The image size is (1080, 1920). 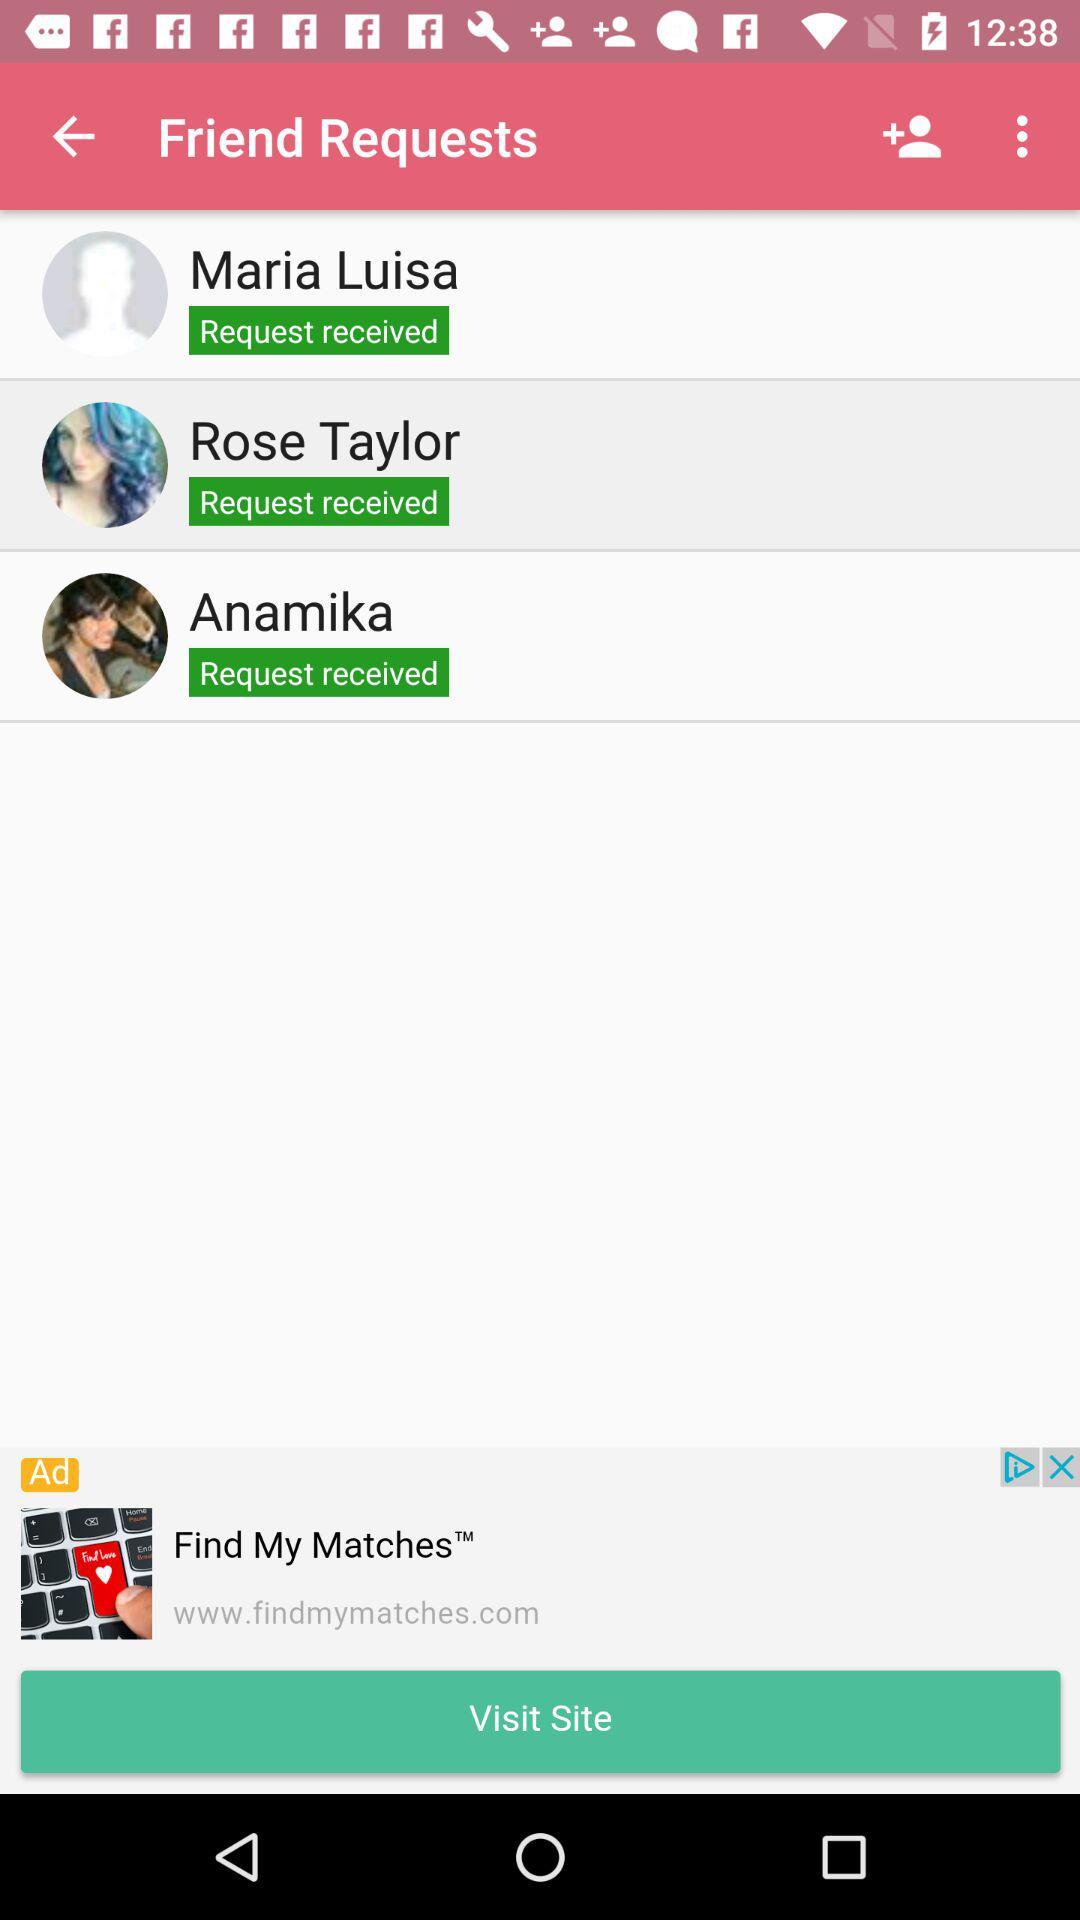 What do you see at coordinates (104, 635) in the screenshot?
I see `select person` at bounding box center [104, 635].